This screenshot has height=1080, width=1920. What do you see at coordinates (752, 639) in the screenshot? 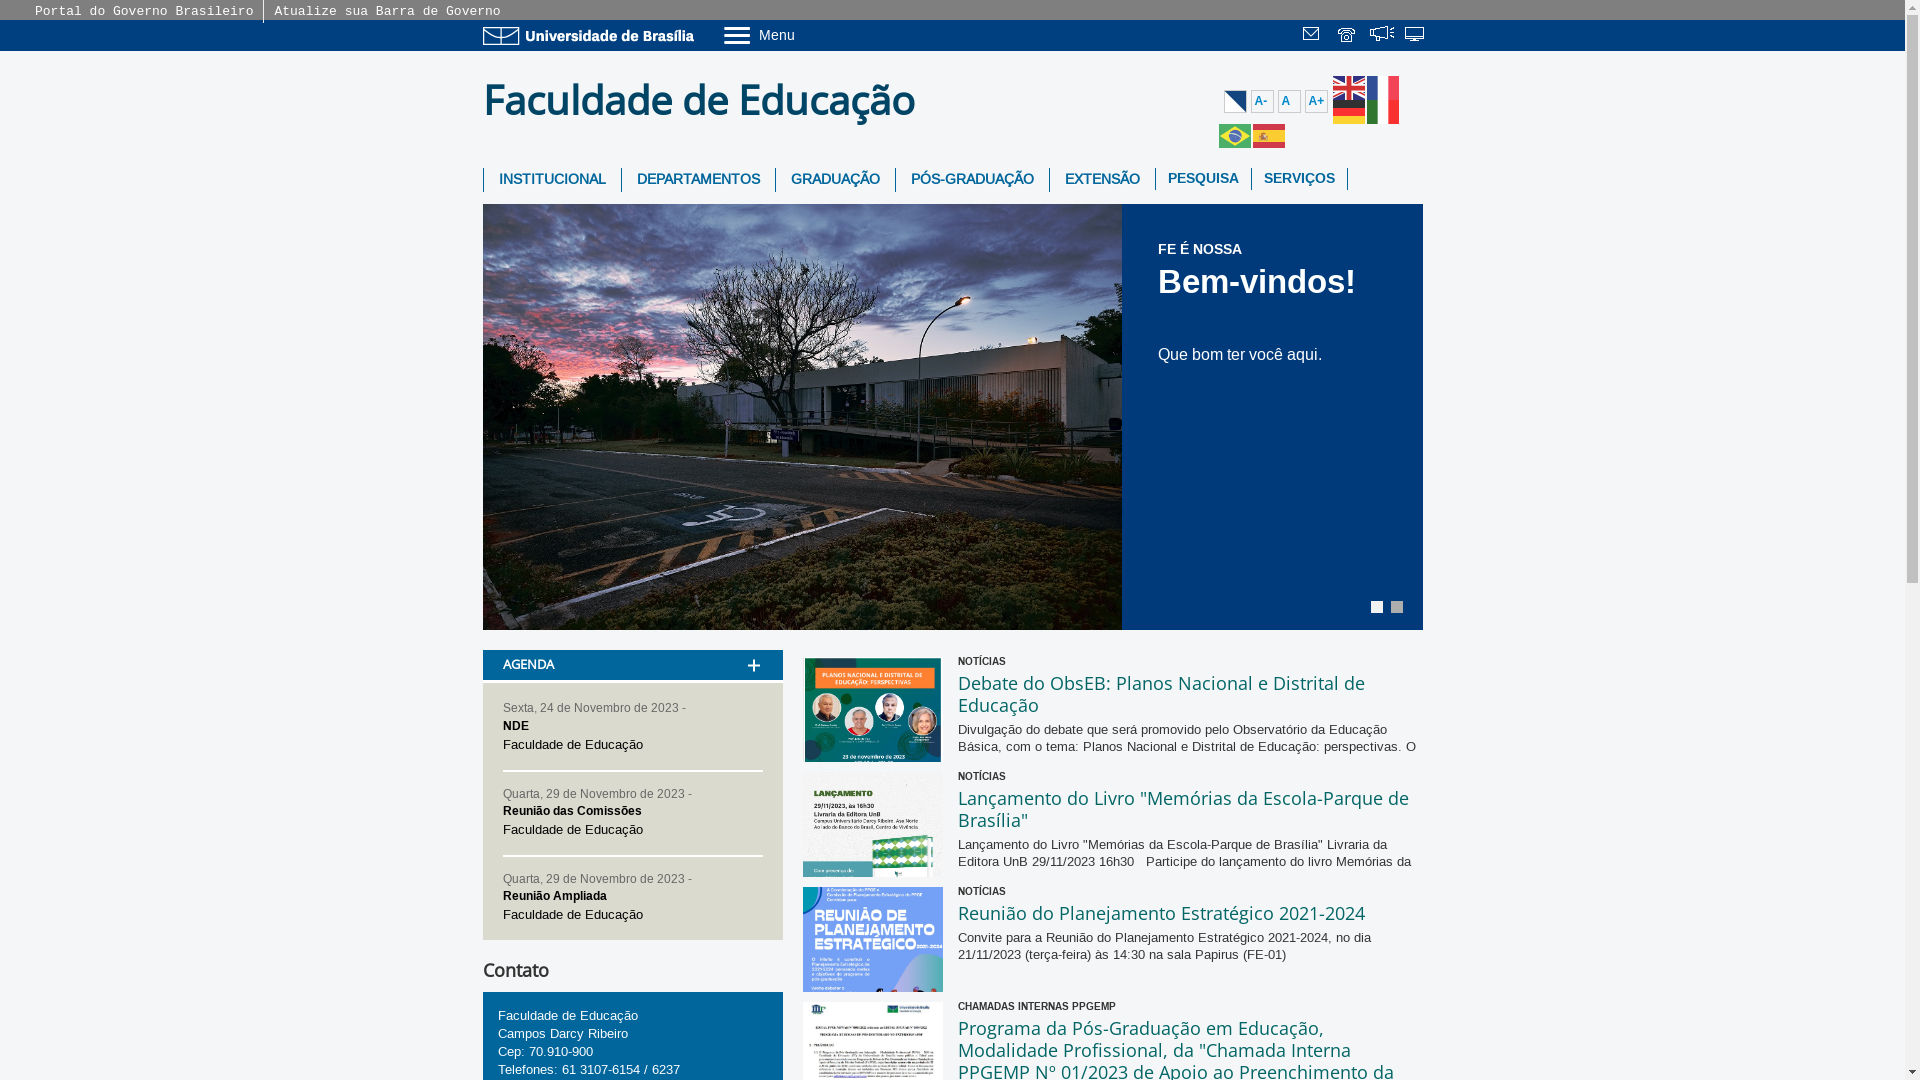
I see `'+'` at bounding box center [752, 639].